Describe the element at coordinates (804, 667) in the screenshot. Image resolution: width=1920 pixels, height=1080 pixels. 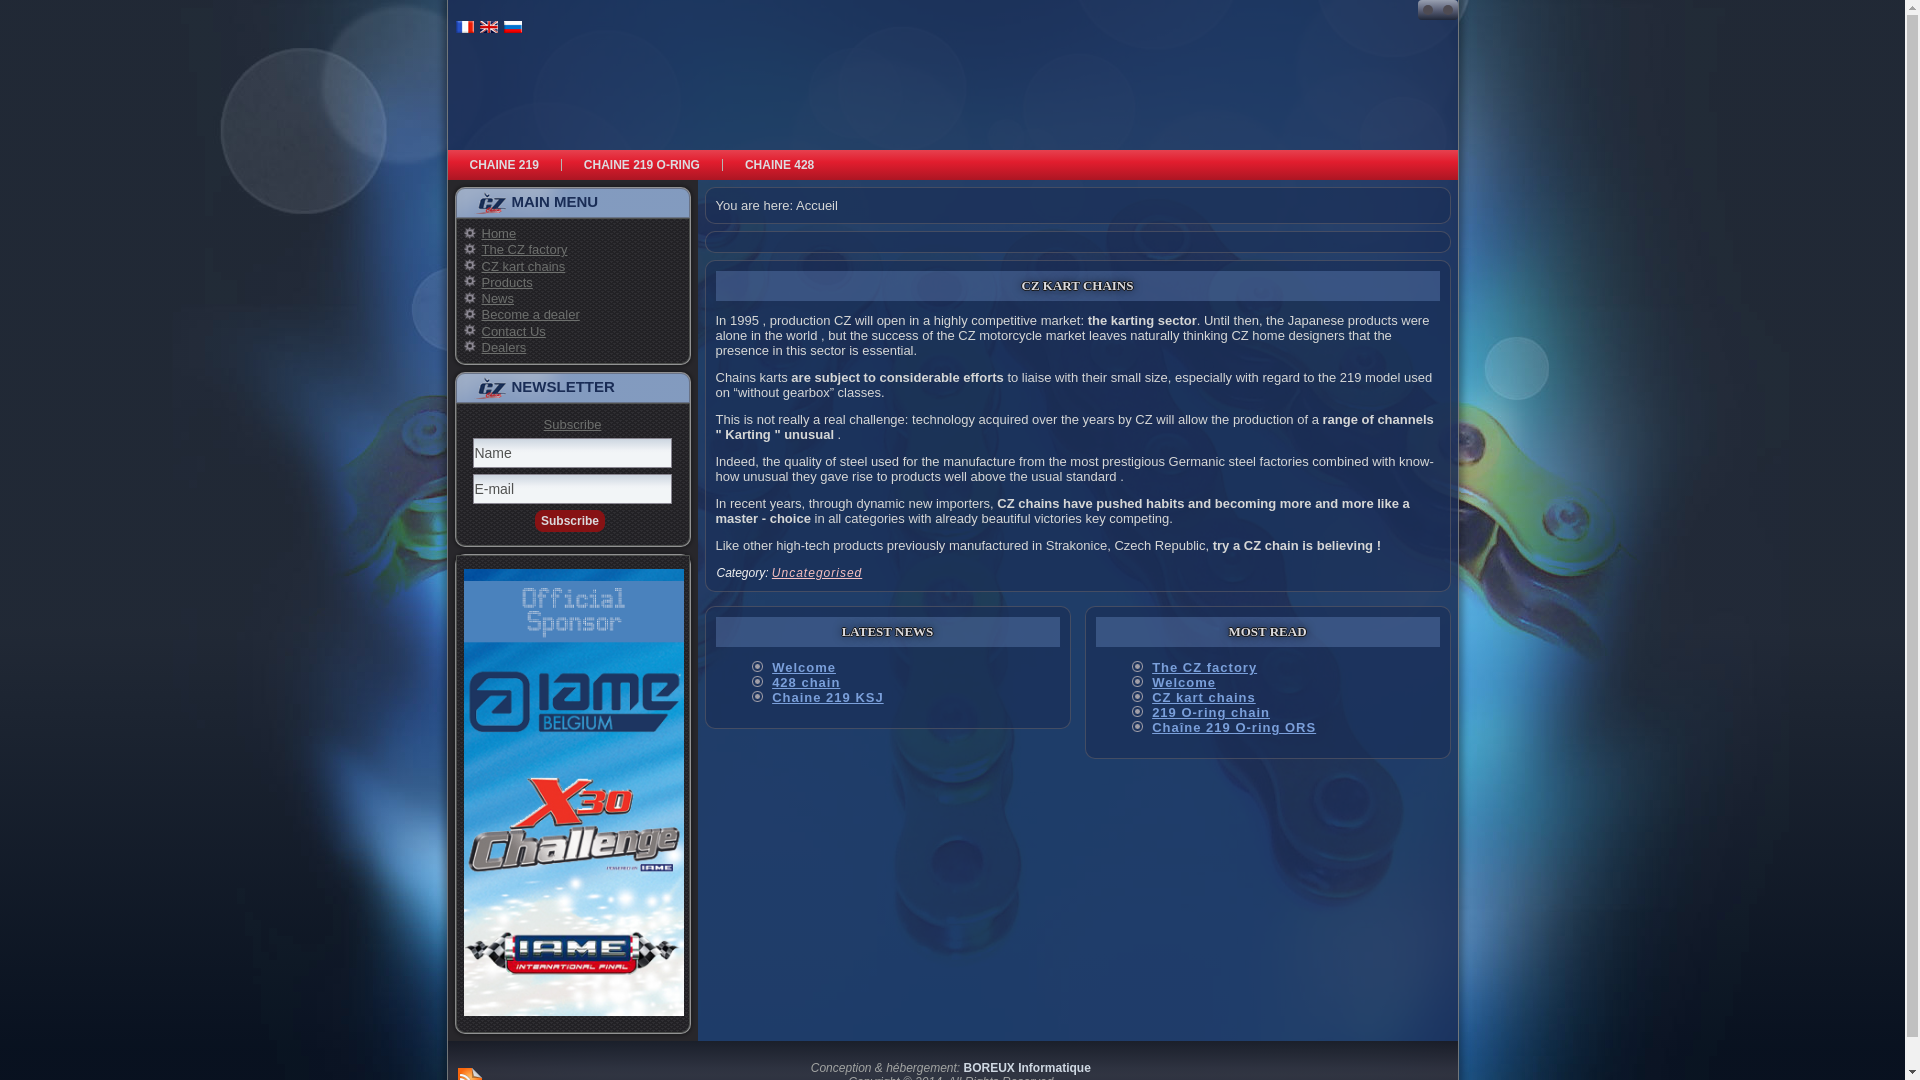
I see `'Welcome'` at that location.